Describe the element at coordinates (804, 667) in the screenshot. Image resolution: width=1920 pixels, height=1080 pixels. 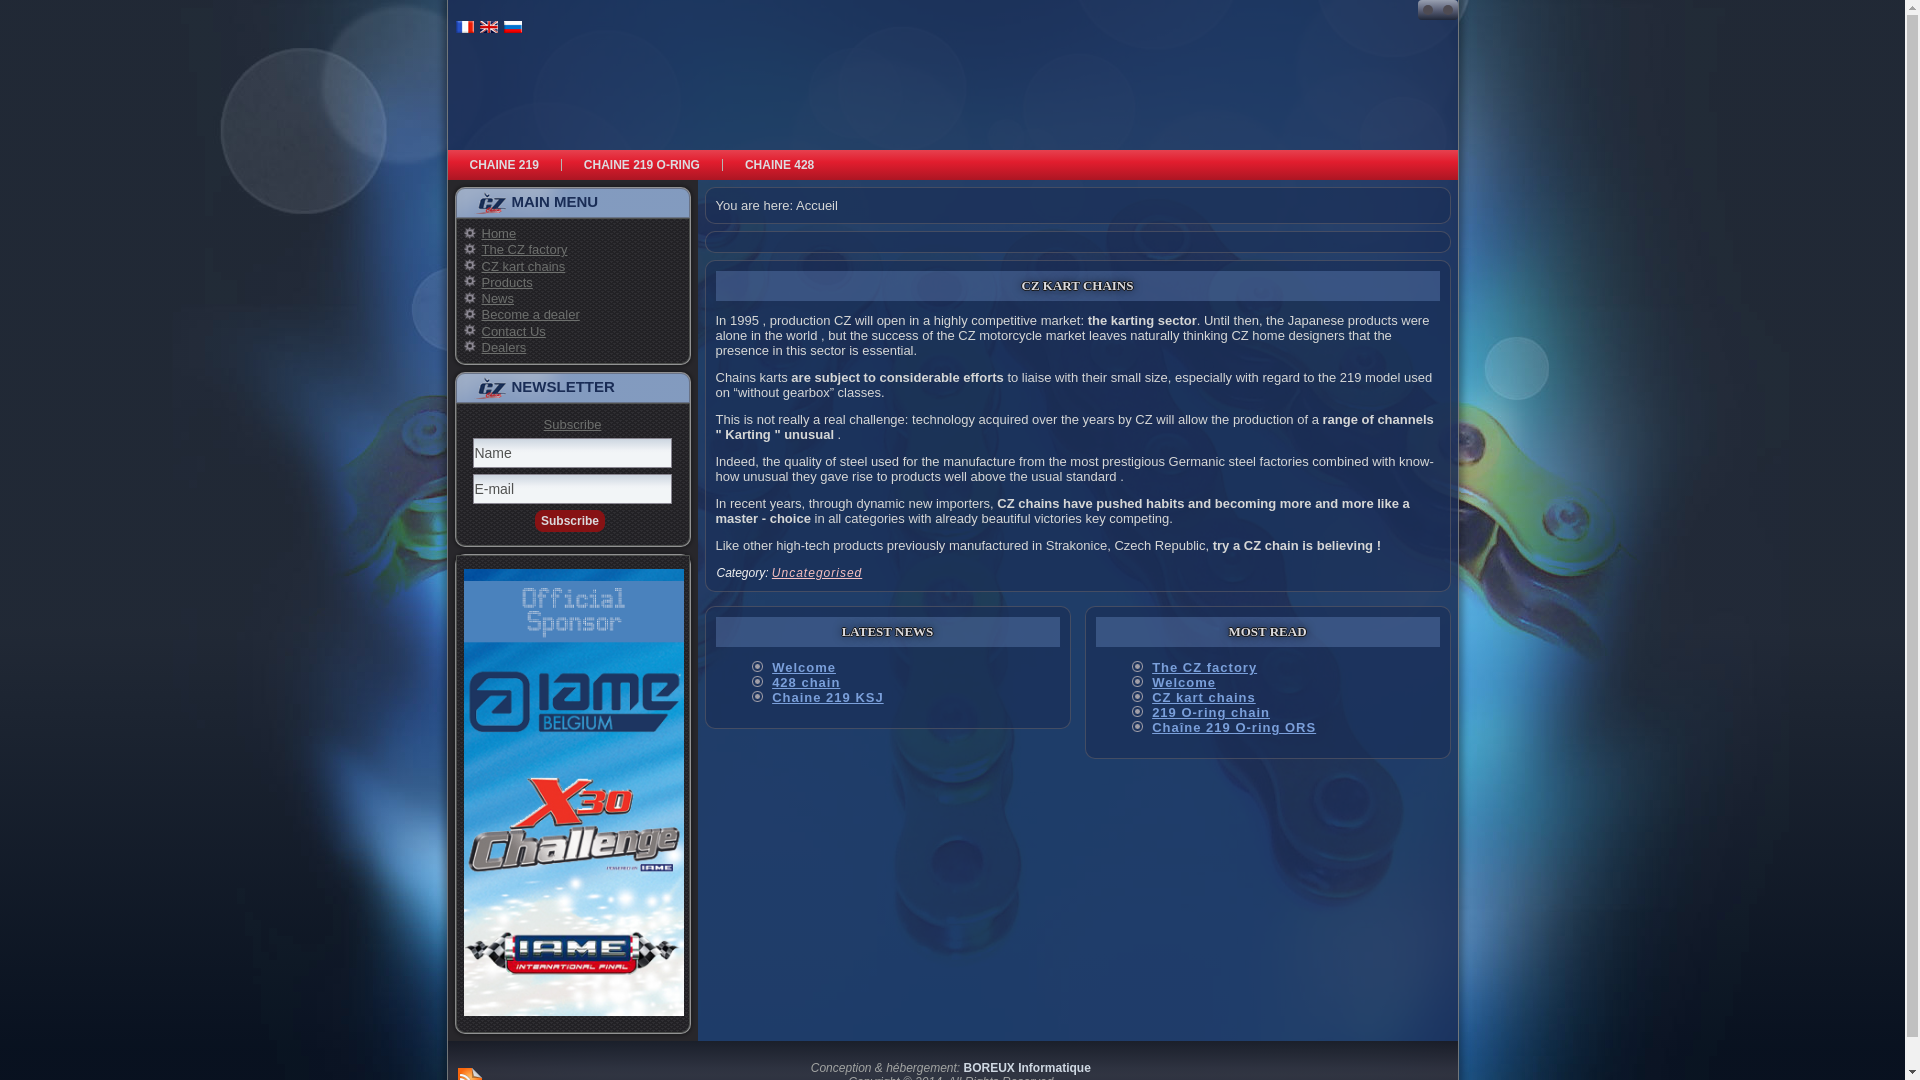
I see `'Welcome'` at that location.